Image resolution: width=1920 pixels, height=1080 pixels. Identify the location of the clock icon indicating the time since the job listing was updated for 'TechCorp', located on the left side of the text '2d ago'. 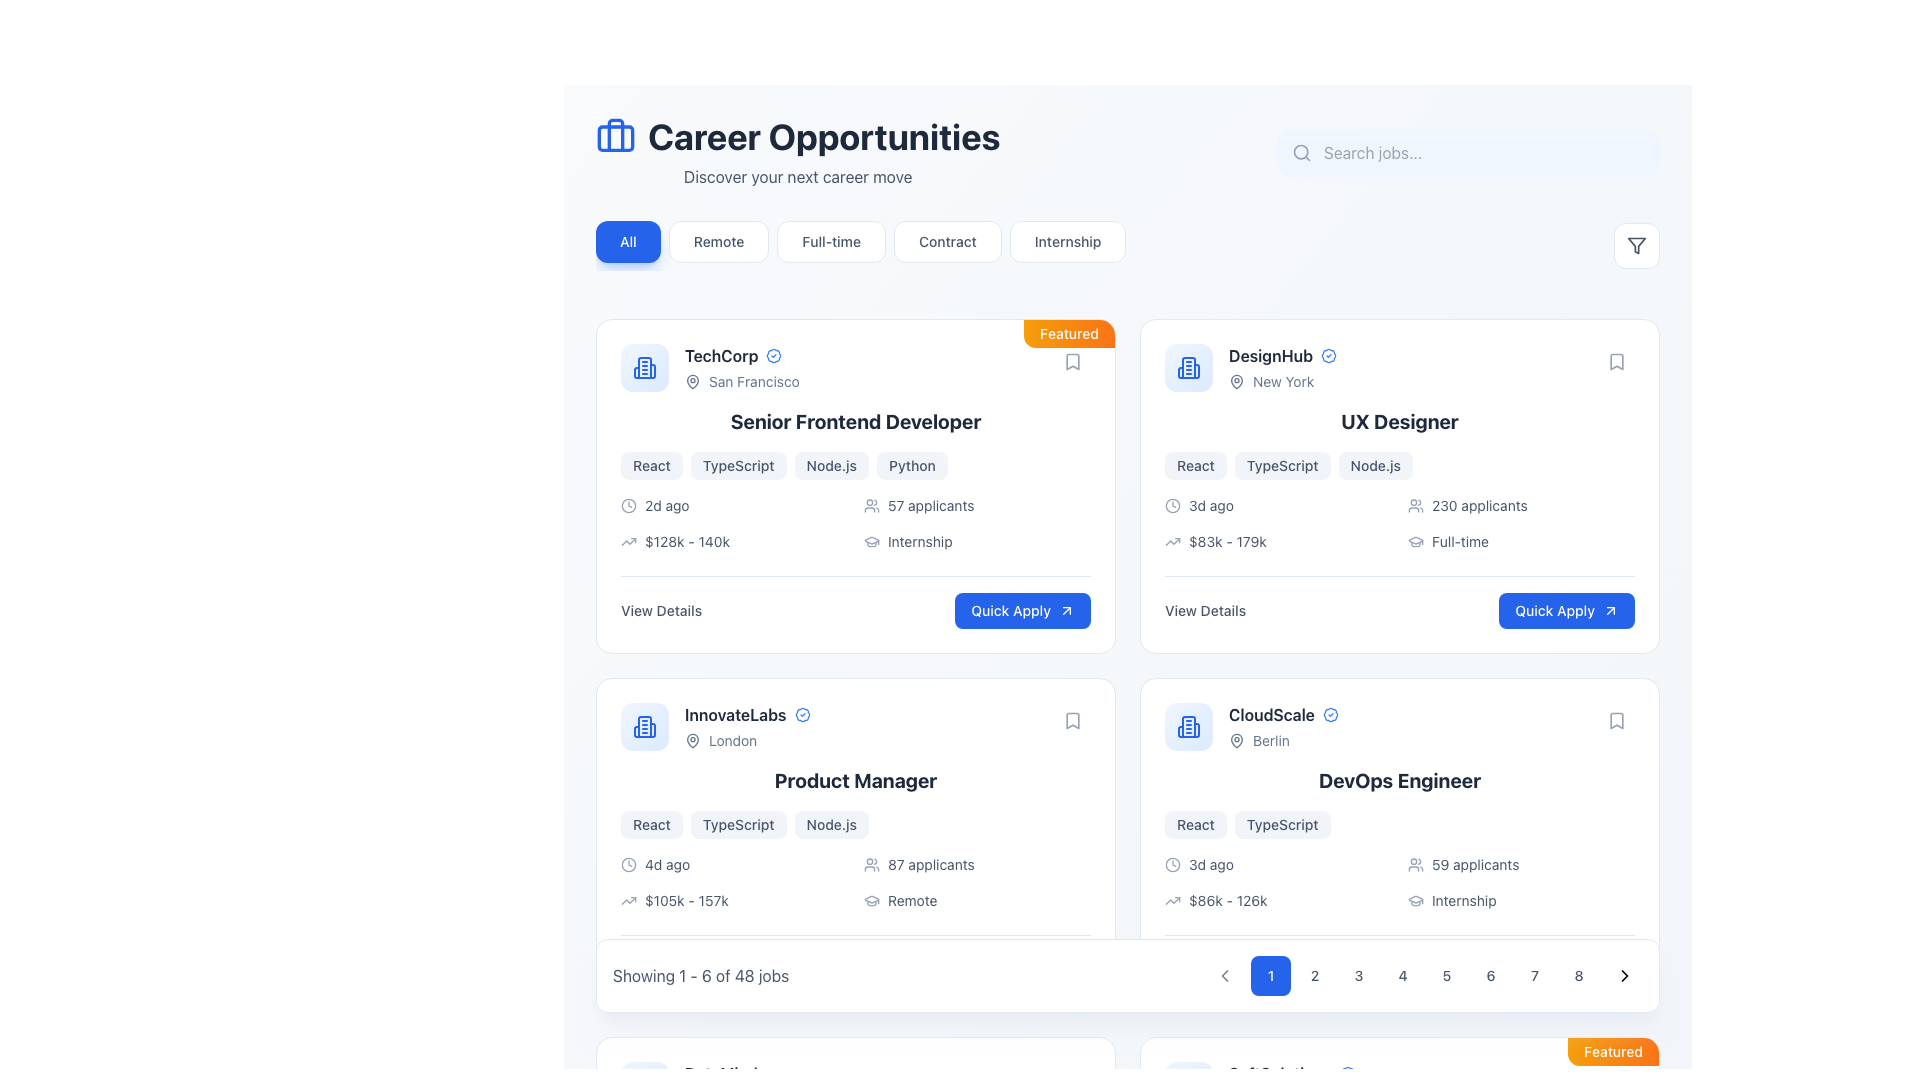
(627, 504).